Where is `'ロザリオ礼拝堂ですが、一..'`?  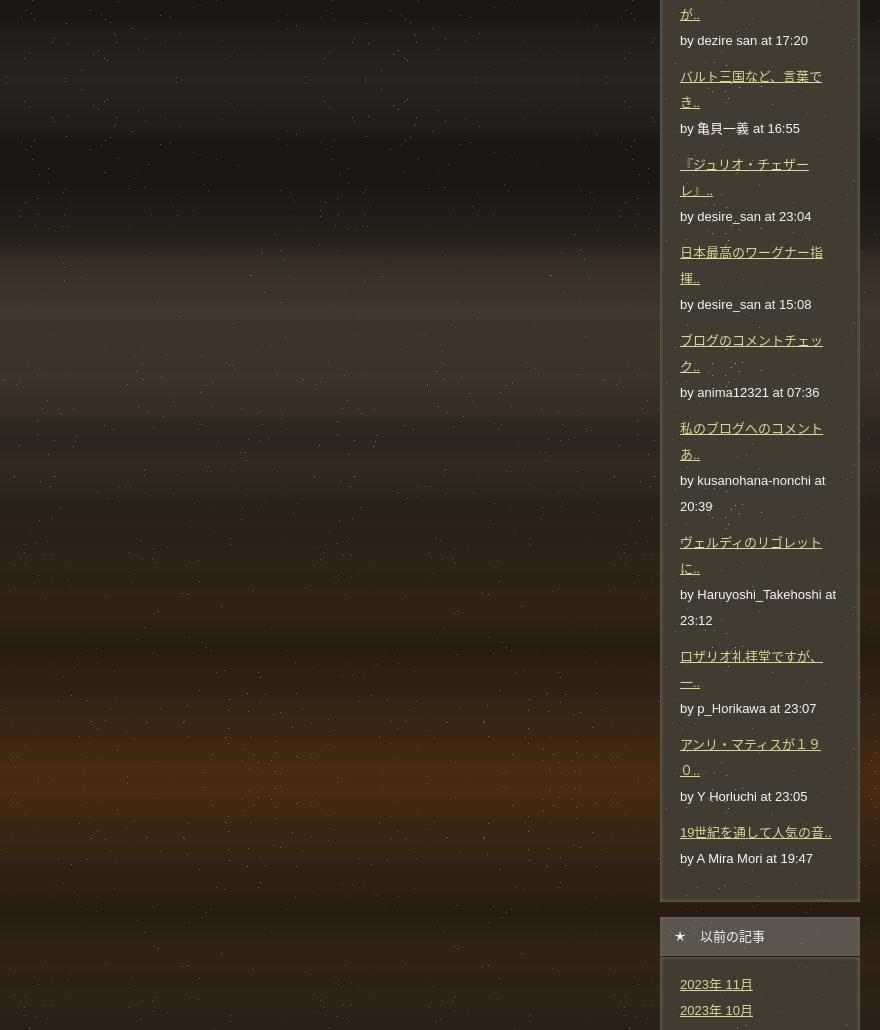 'ロザリオ礼拝堂ですが、一..' is located at coordinates (678, 667).